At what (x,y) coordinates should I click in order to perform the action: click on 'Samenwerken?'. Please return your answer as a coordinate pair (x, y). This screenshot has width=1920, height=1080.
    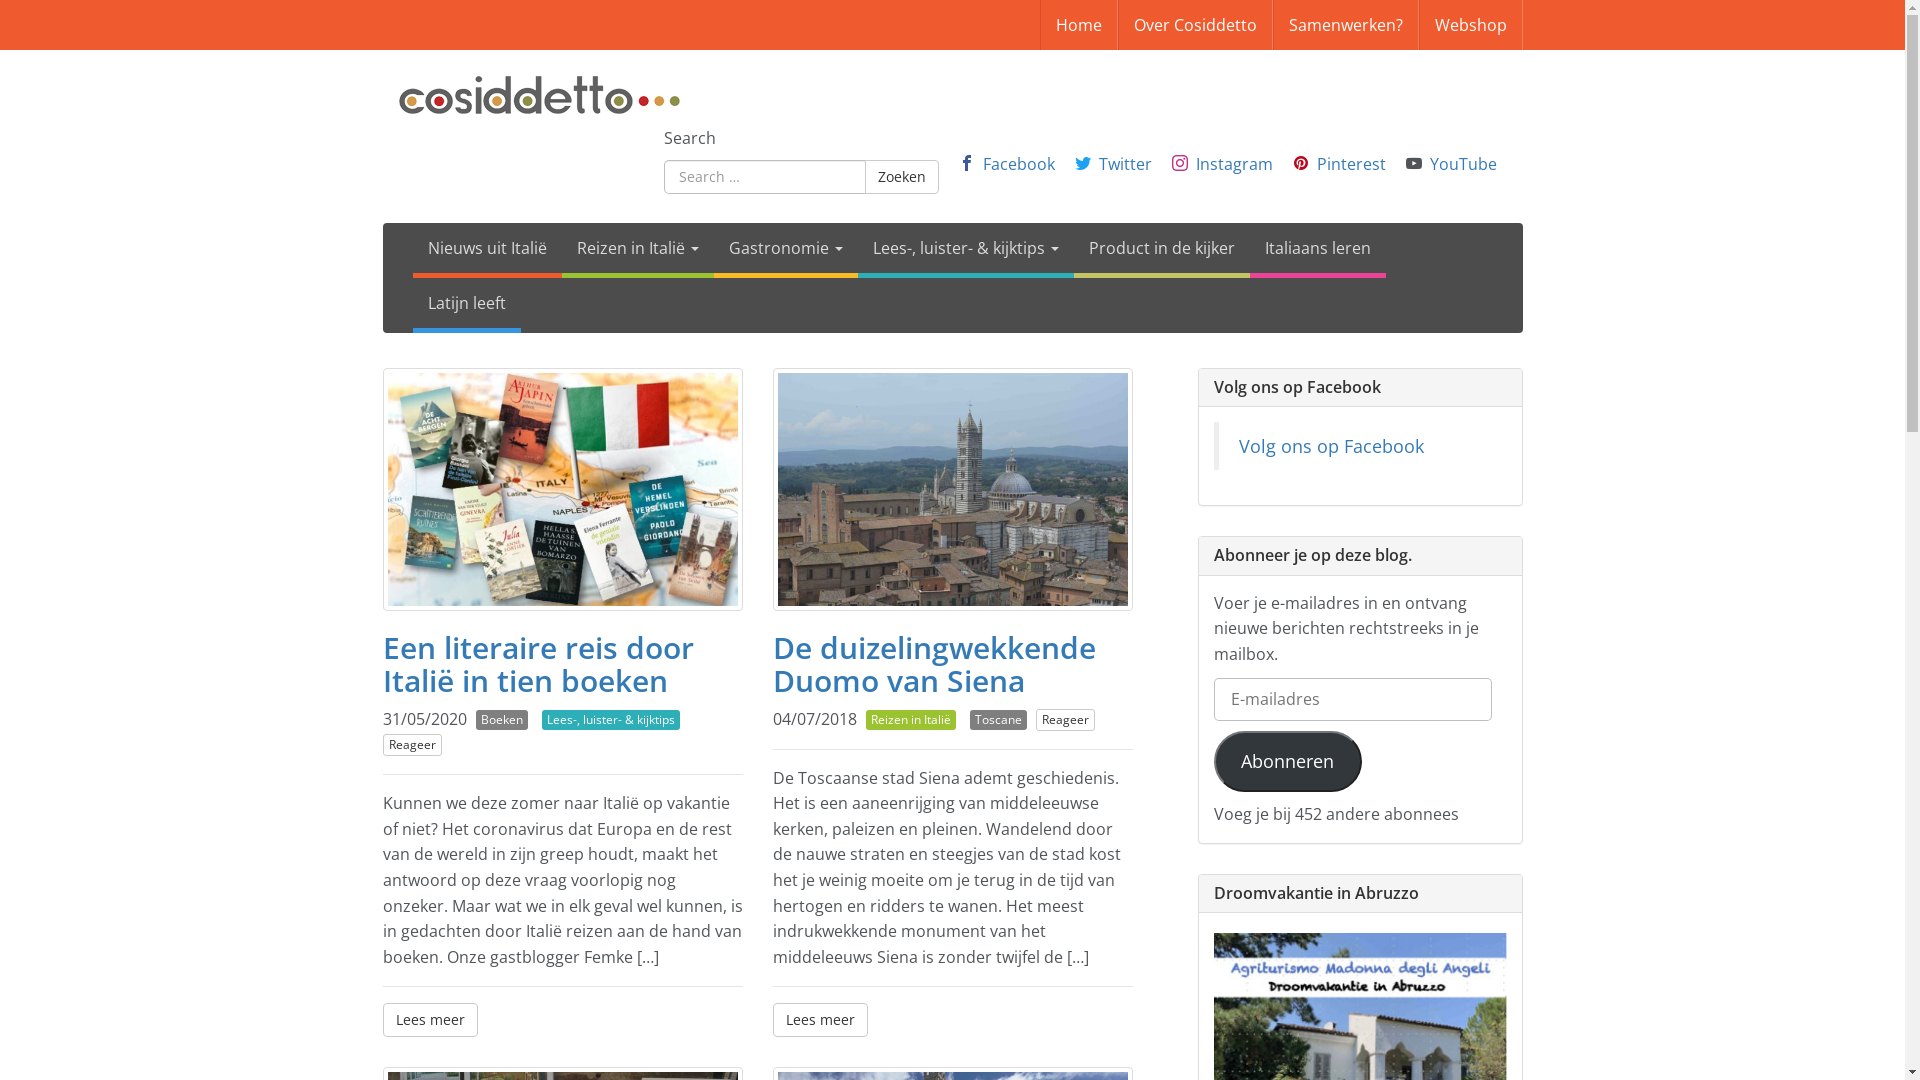
    Looking at the image, I should click on (1344, 24).